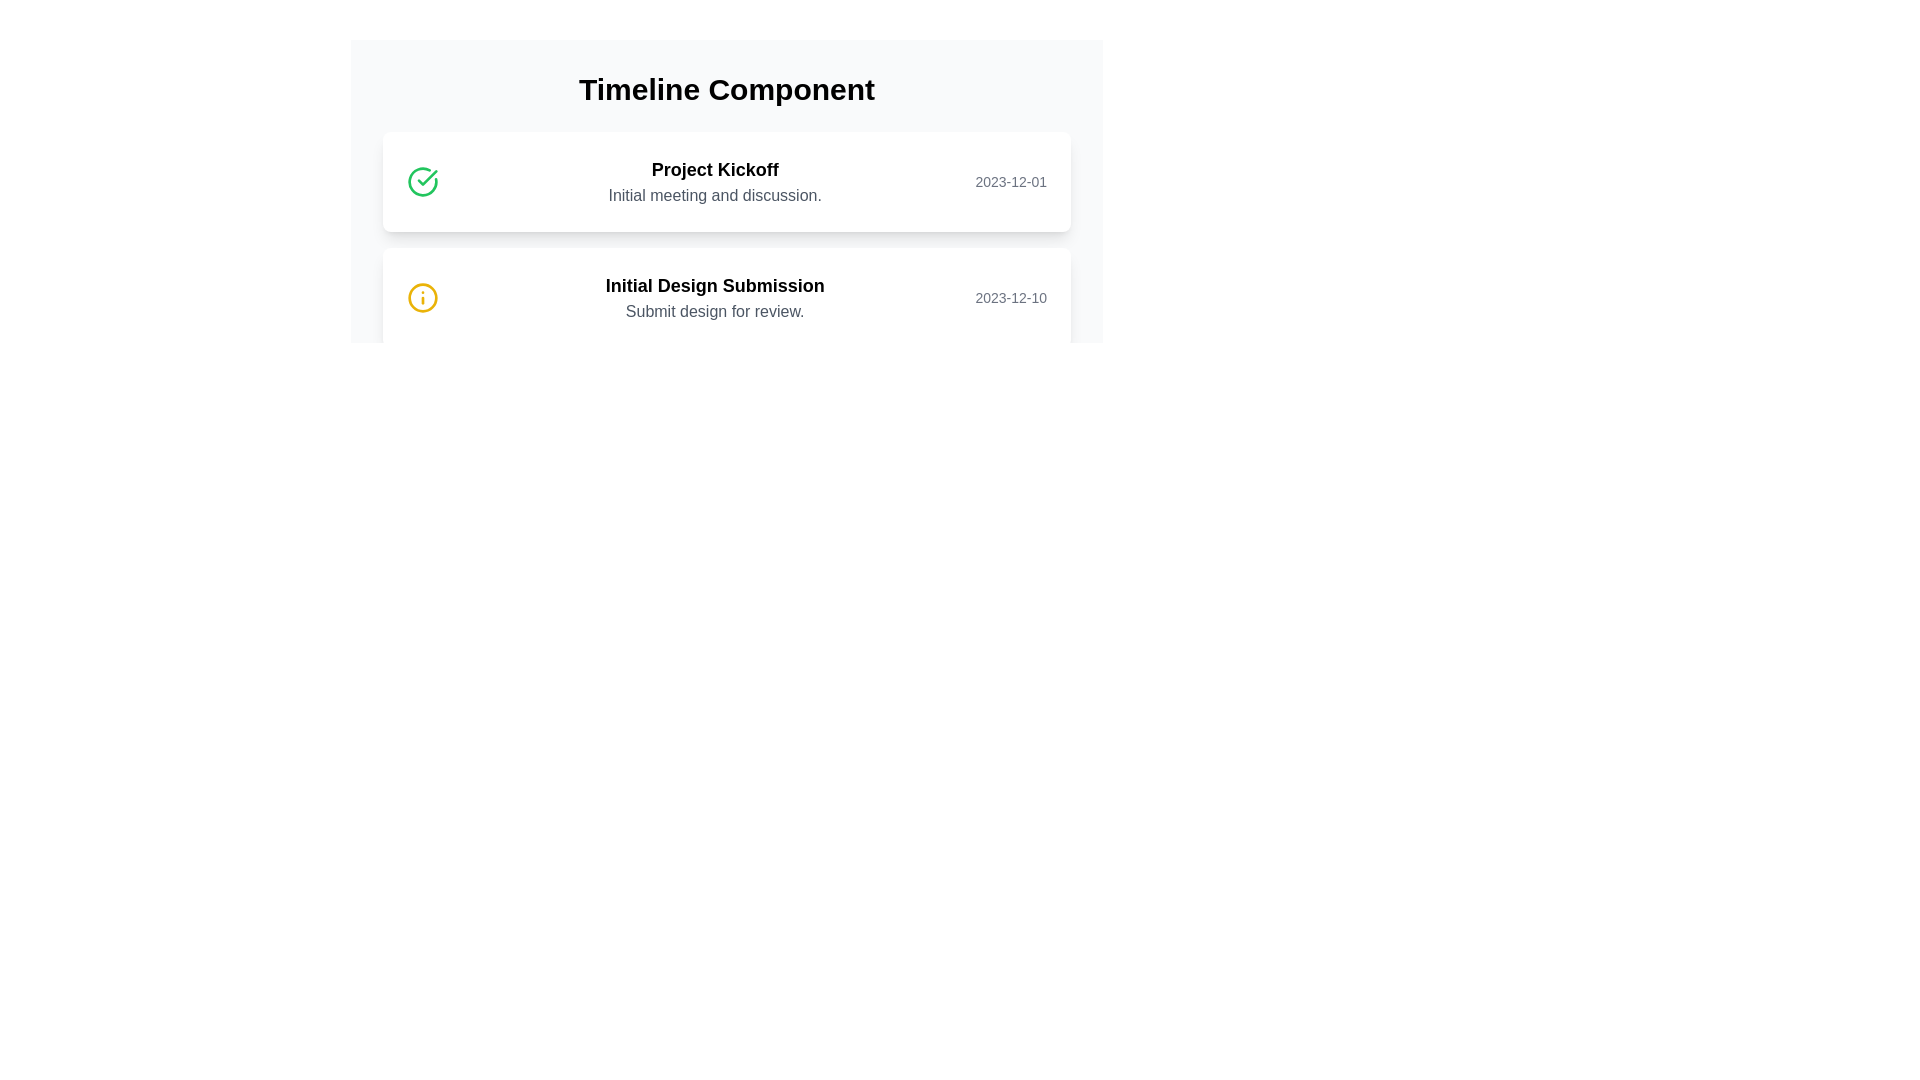 Image resolution: width=1920 pixels, height=1080 pixels. Describe the element at coordinates (715, 181) in the screenshot. I see `text label that describes the task or event, located in a white, rounded rectangular card, below an icon and above the date '2023-12-01'` at that location.